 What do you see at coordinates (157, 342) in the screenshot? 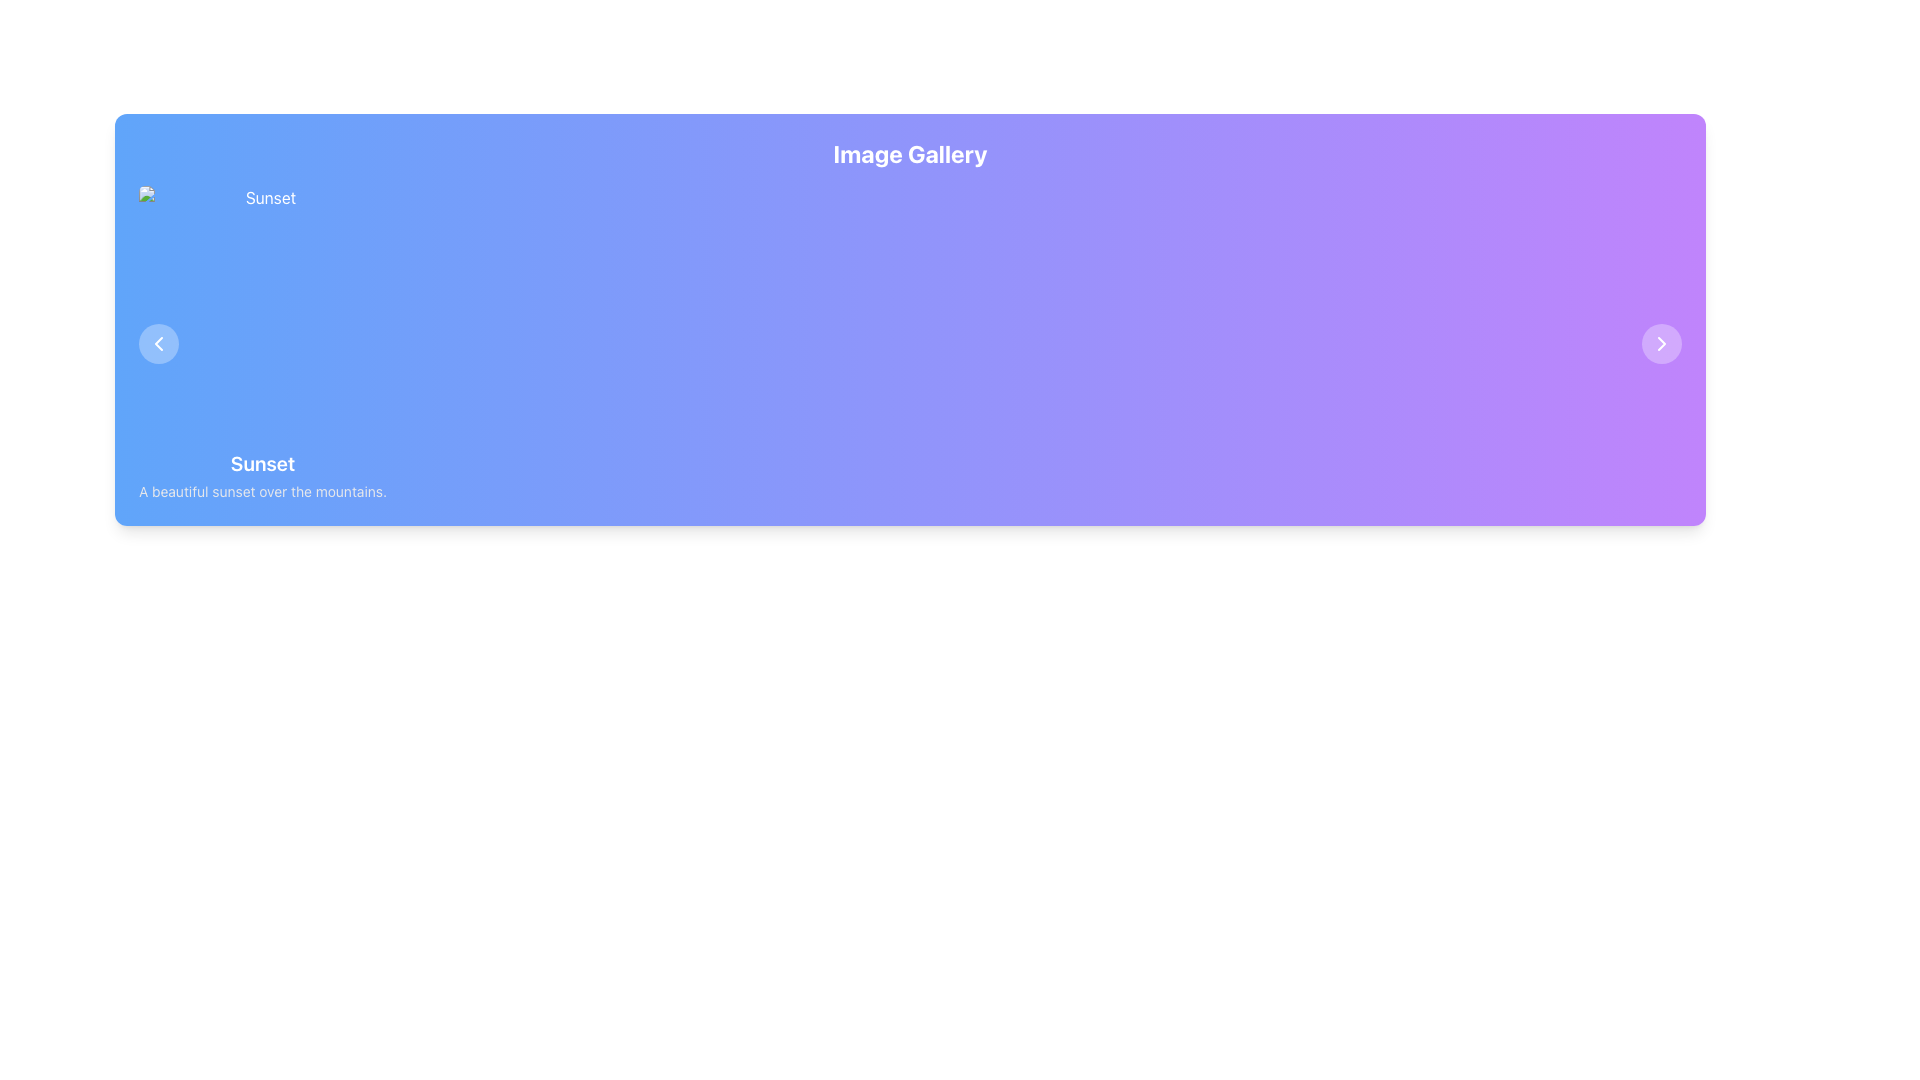
I see `the chevron-style leftward arrow icon` at bounding box center [157, 342].